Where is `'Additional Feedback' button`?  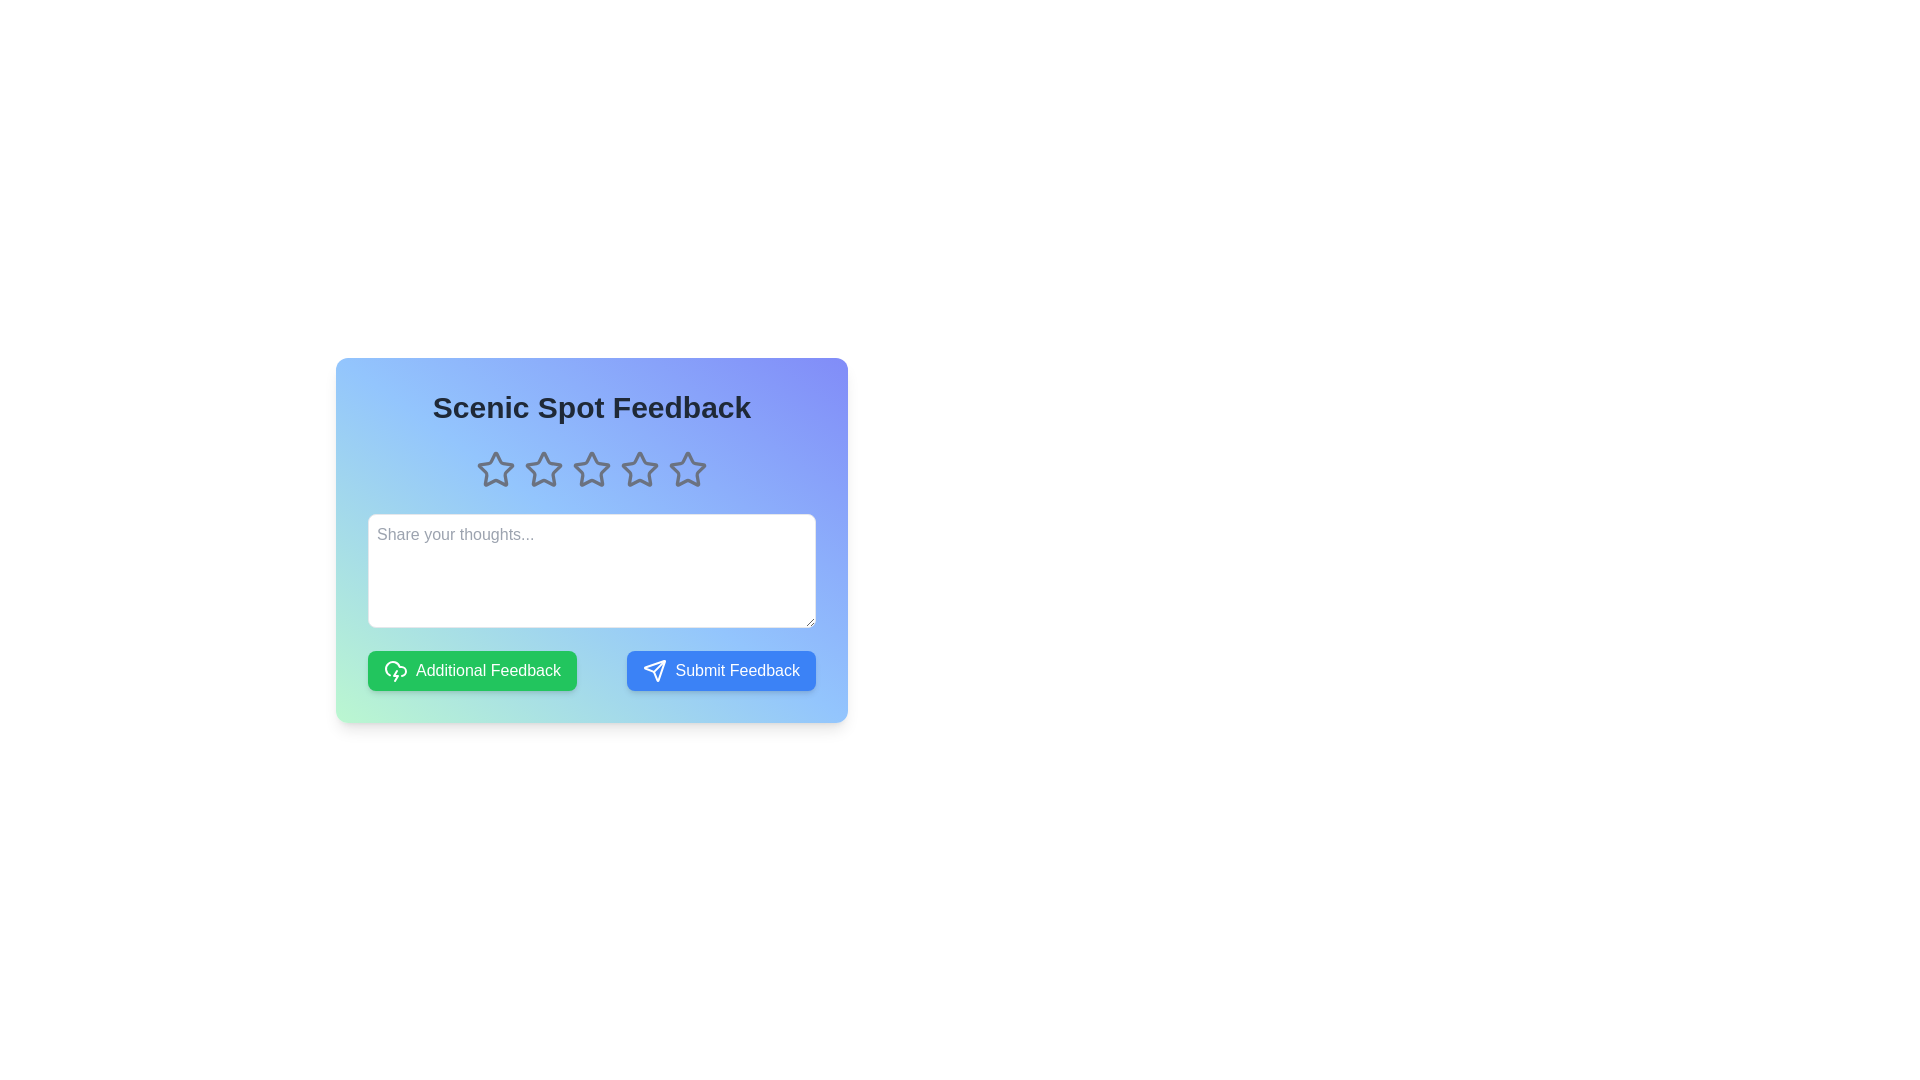
'Additional Feedback' button is located at coordinates (470, 671).